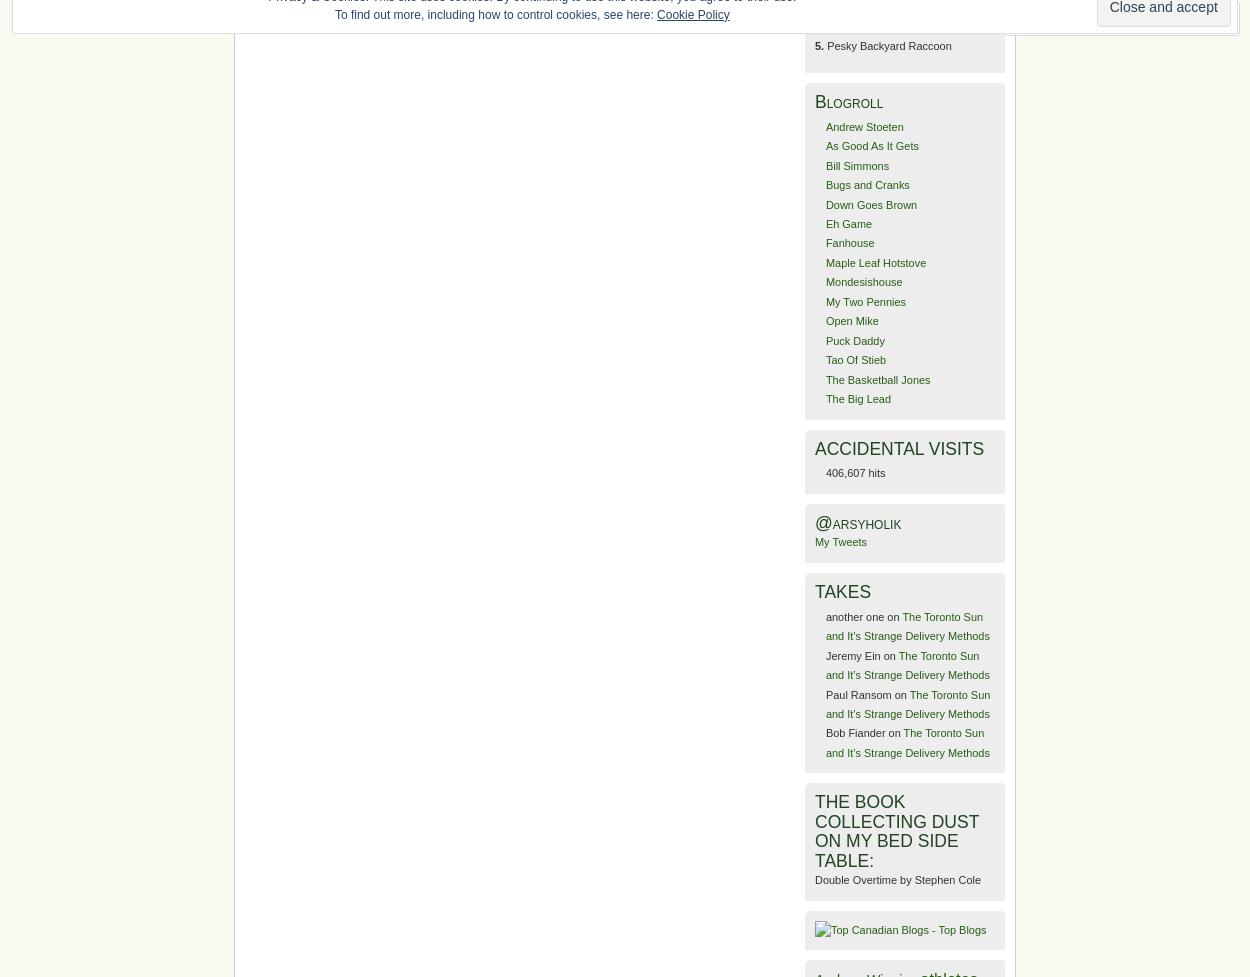  What do you see at coordinates (875, 261) in the screenshot?
I see `'Maple Leaf Hotstove'` at bounding box center [875, 261].